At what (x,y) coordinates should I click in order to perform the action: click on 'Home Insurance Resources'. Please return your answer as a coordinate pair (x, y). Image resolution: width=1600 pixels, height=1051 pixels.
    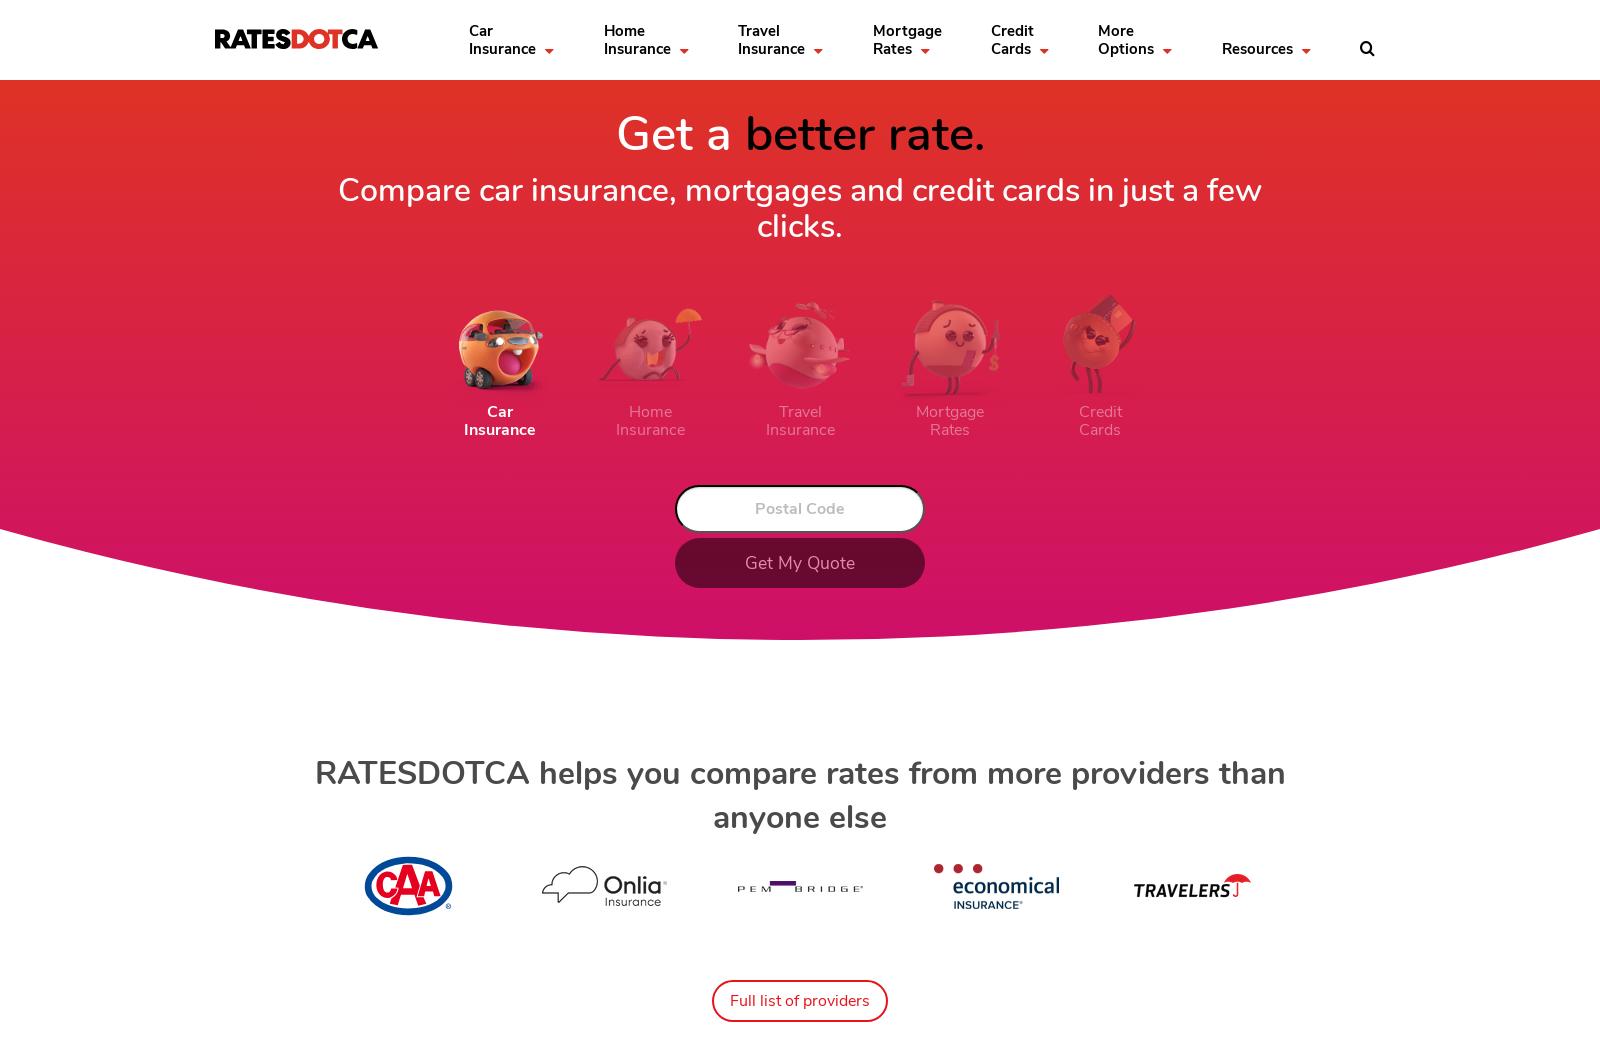
    Looking at the image, I should click on (623, 116).